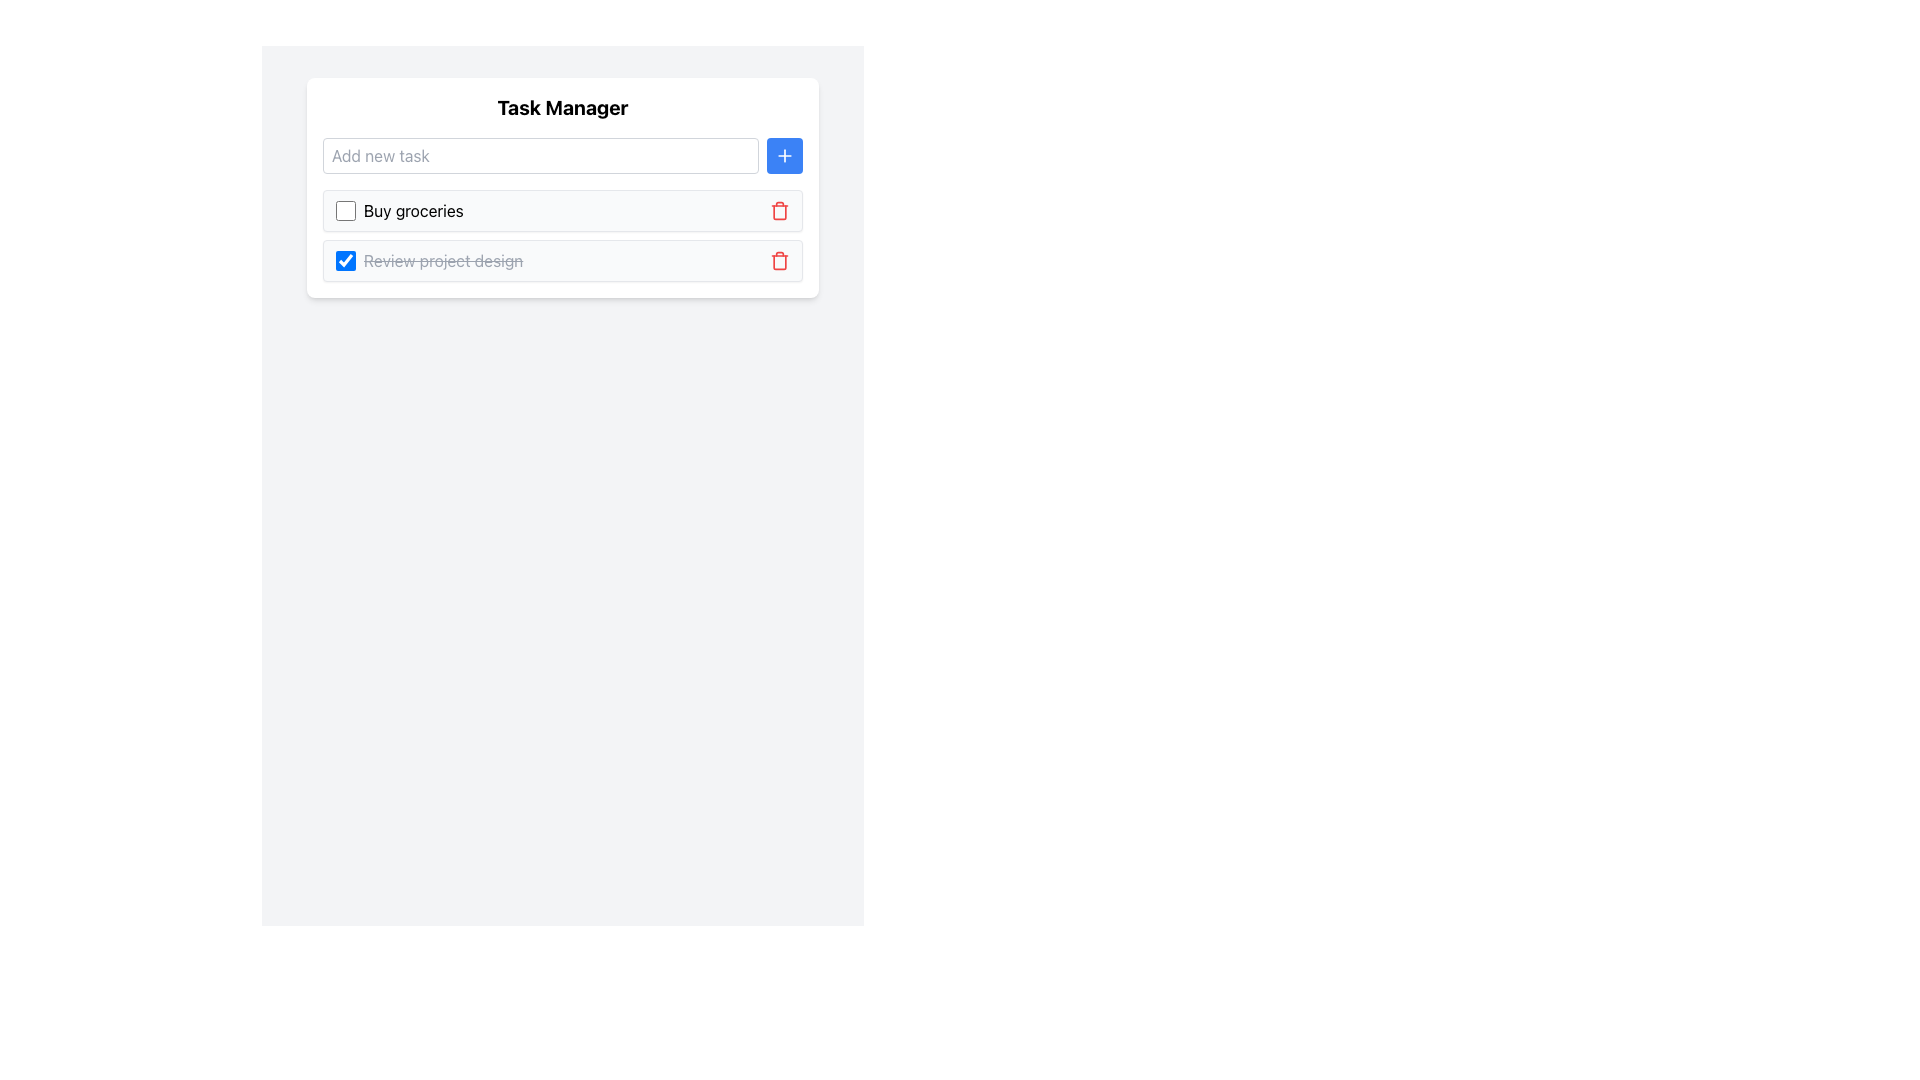 The image size is (1920, 1080). What do you see at coordinates (784, 154) in the screenshot?
I see `the plus sign icon within the blue circular button at the top-right corner of the task input field in the Task Manager interface` at bounding box center [784, 154].